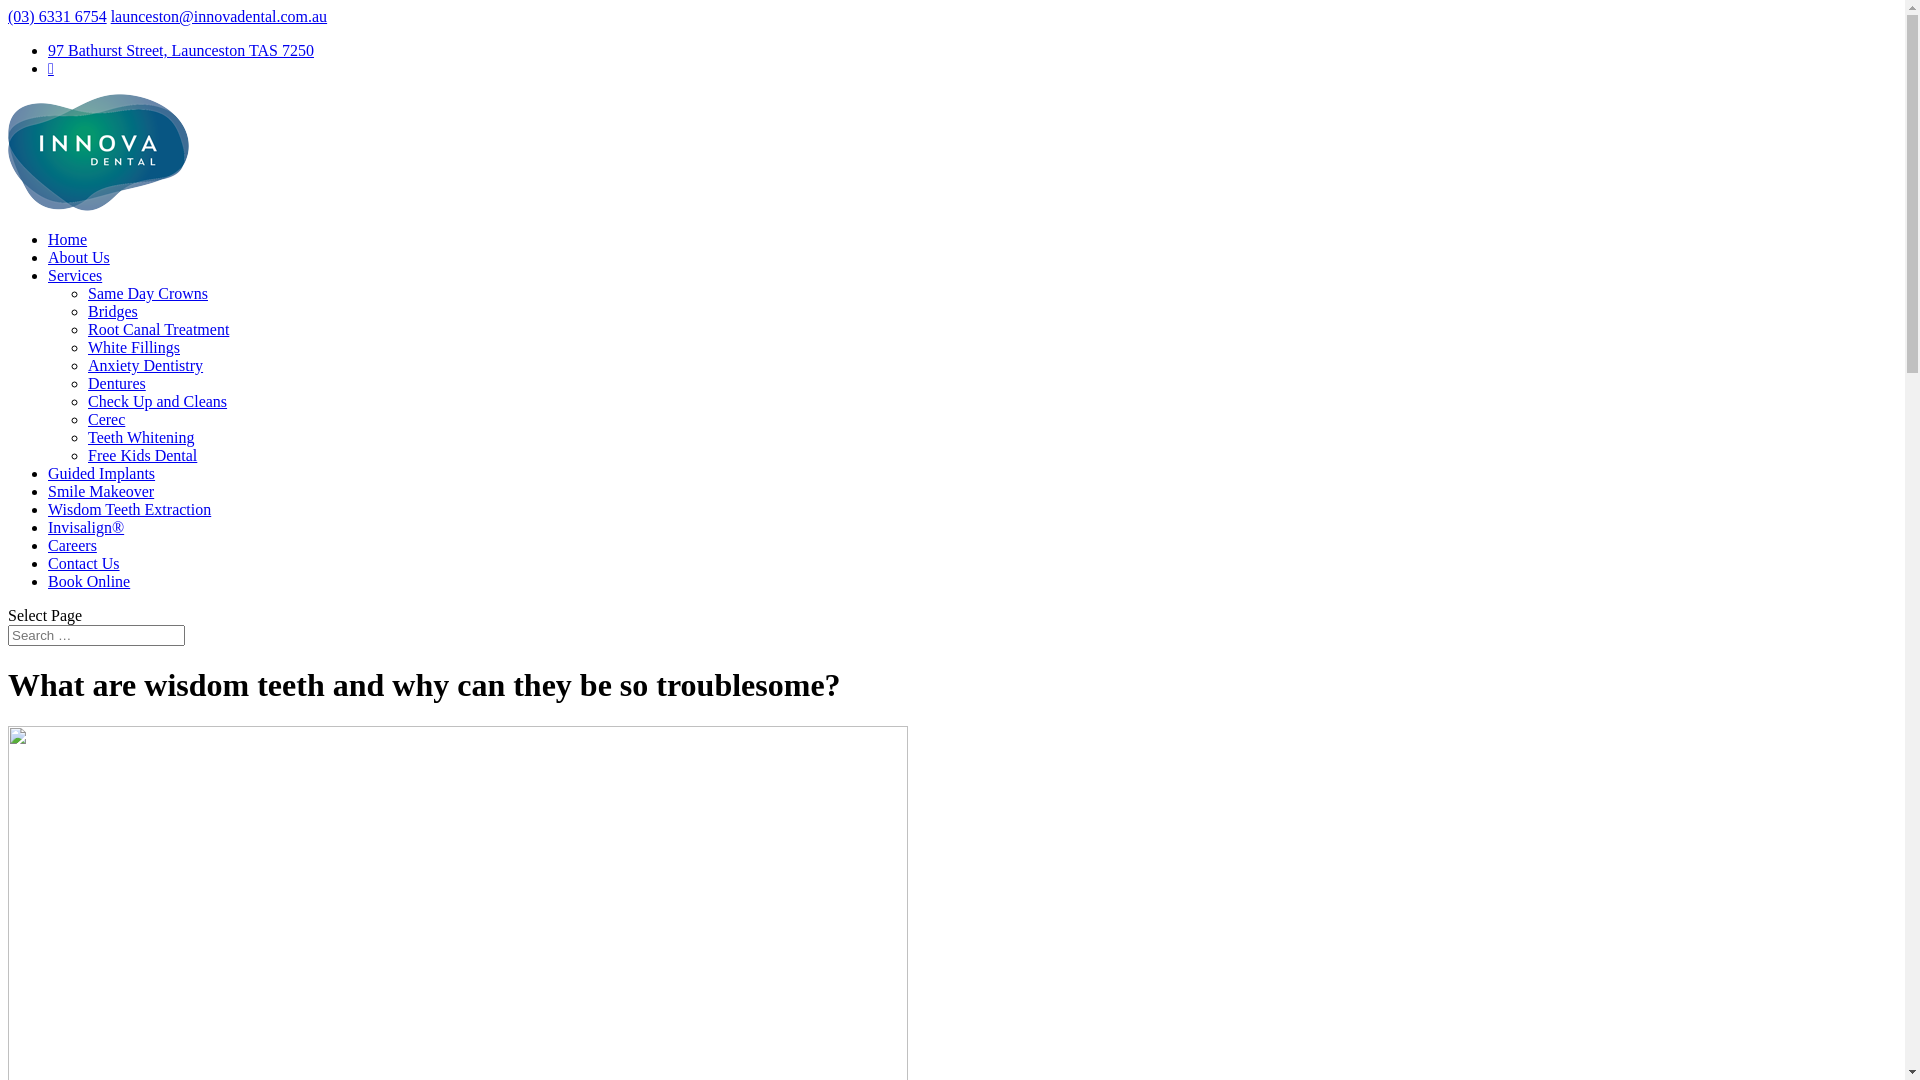 Image resolution: width=1920 pixels, height=1080 pixels. What do you see at coordinates (157, 328) in the screenshot?
I see `'Root Canal Treatment'` at bounding box center [157, 328].